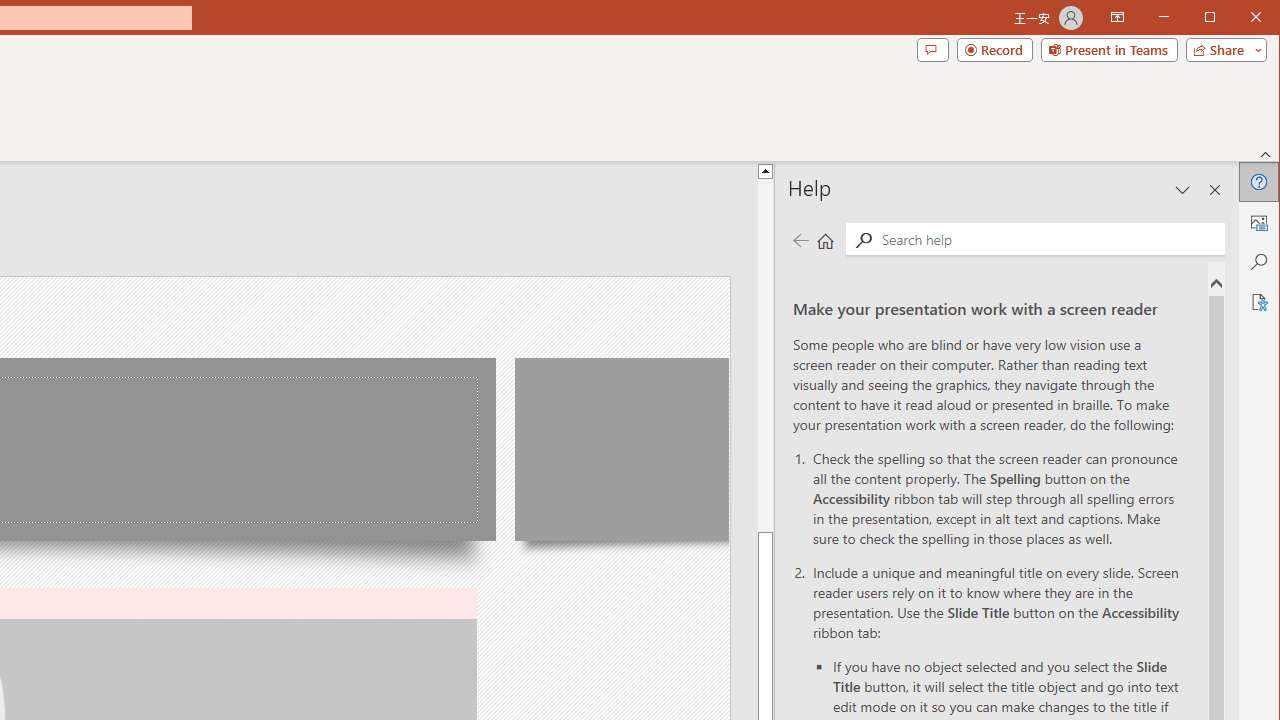 This screenshot has width=1280, height=720. I want to click on 'Task Pane Options', so click(1183, 190).